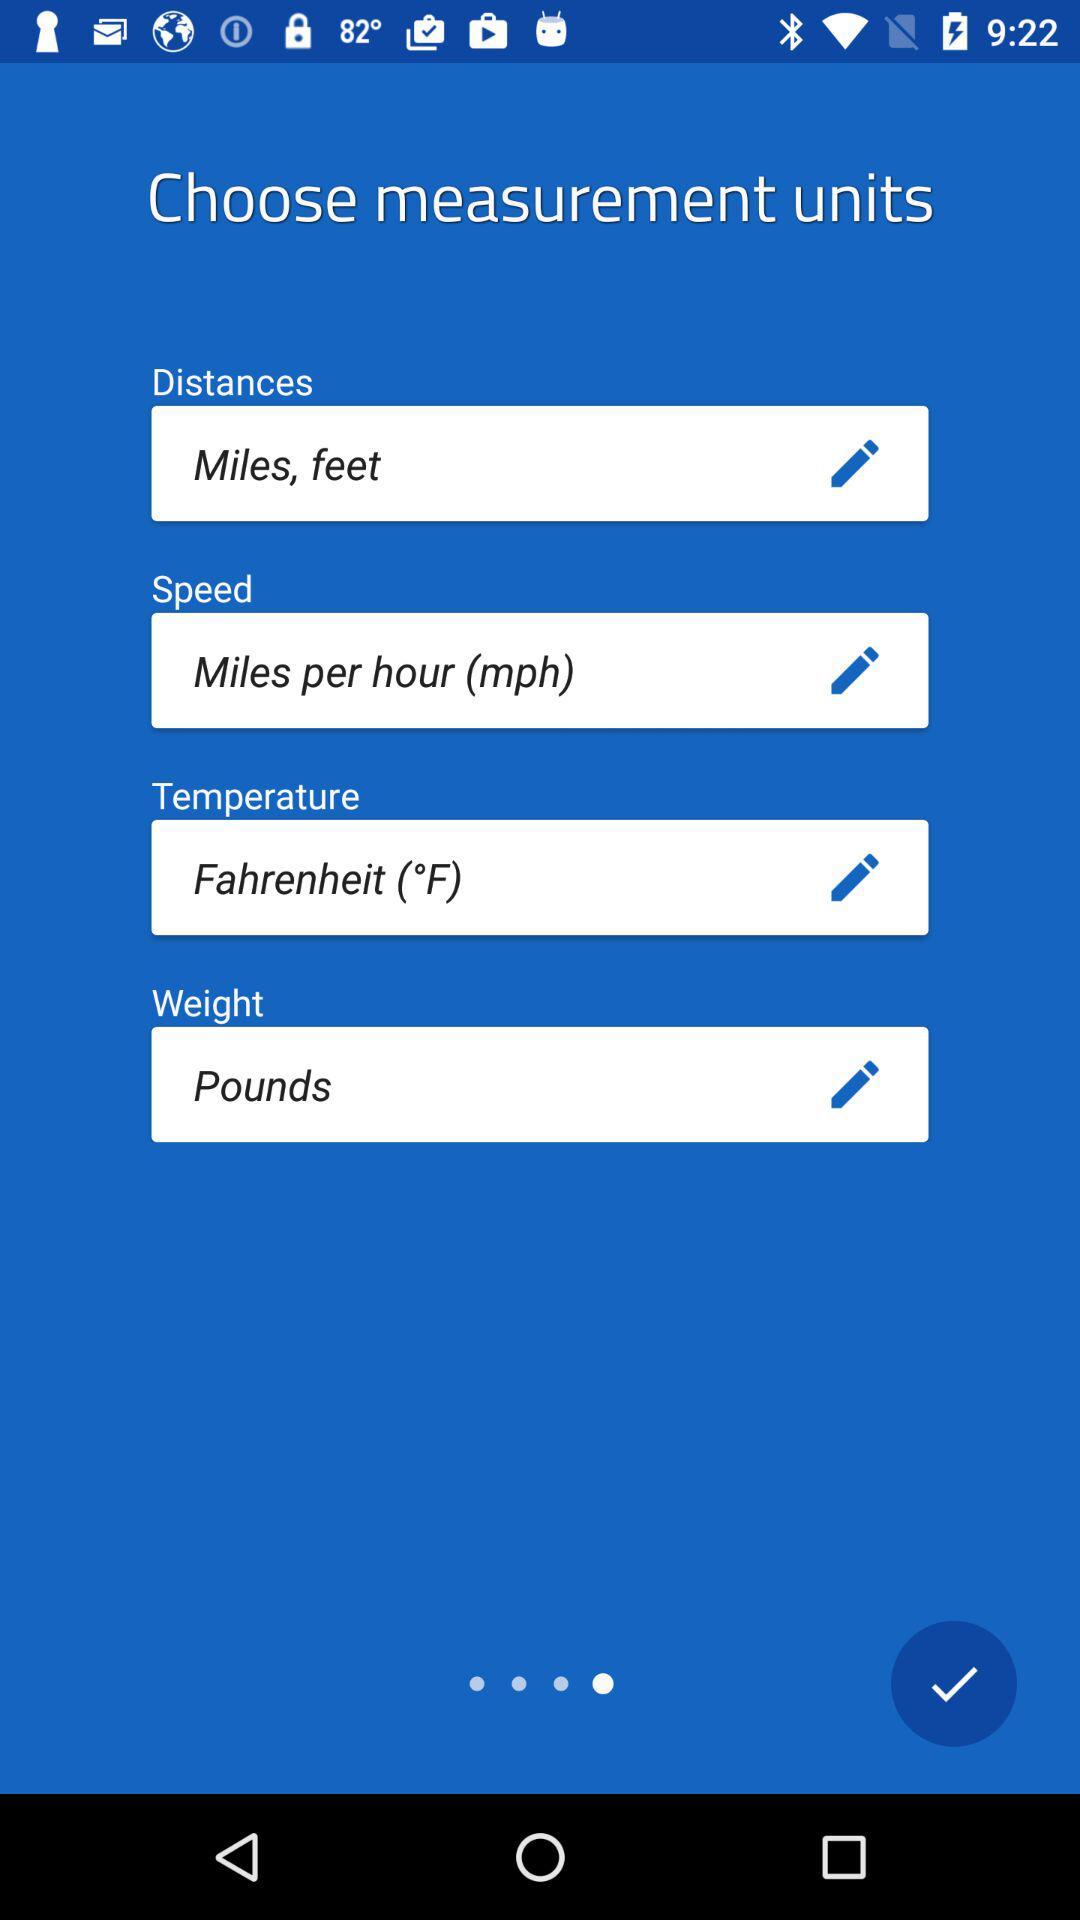 The width and height of the screenshot is (1080, 1920). Describe the element at coordinates (952, 1682) in the screenshot. I see `the option of tick` at that location.